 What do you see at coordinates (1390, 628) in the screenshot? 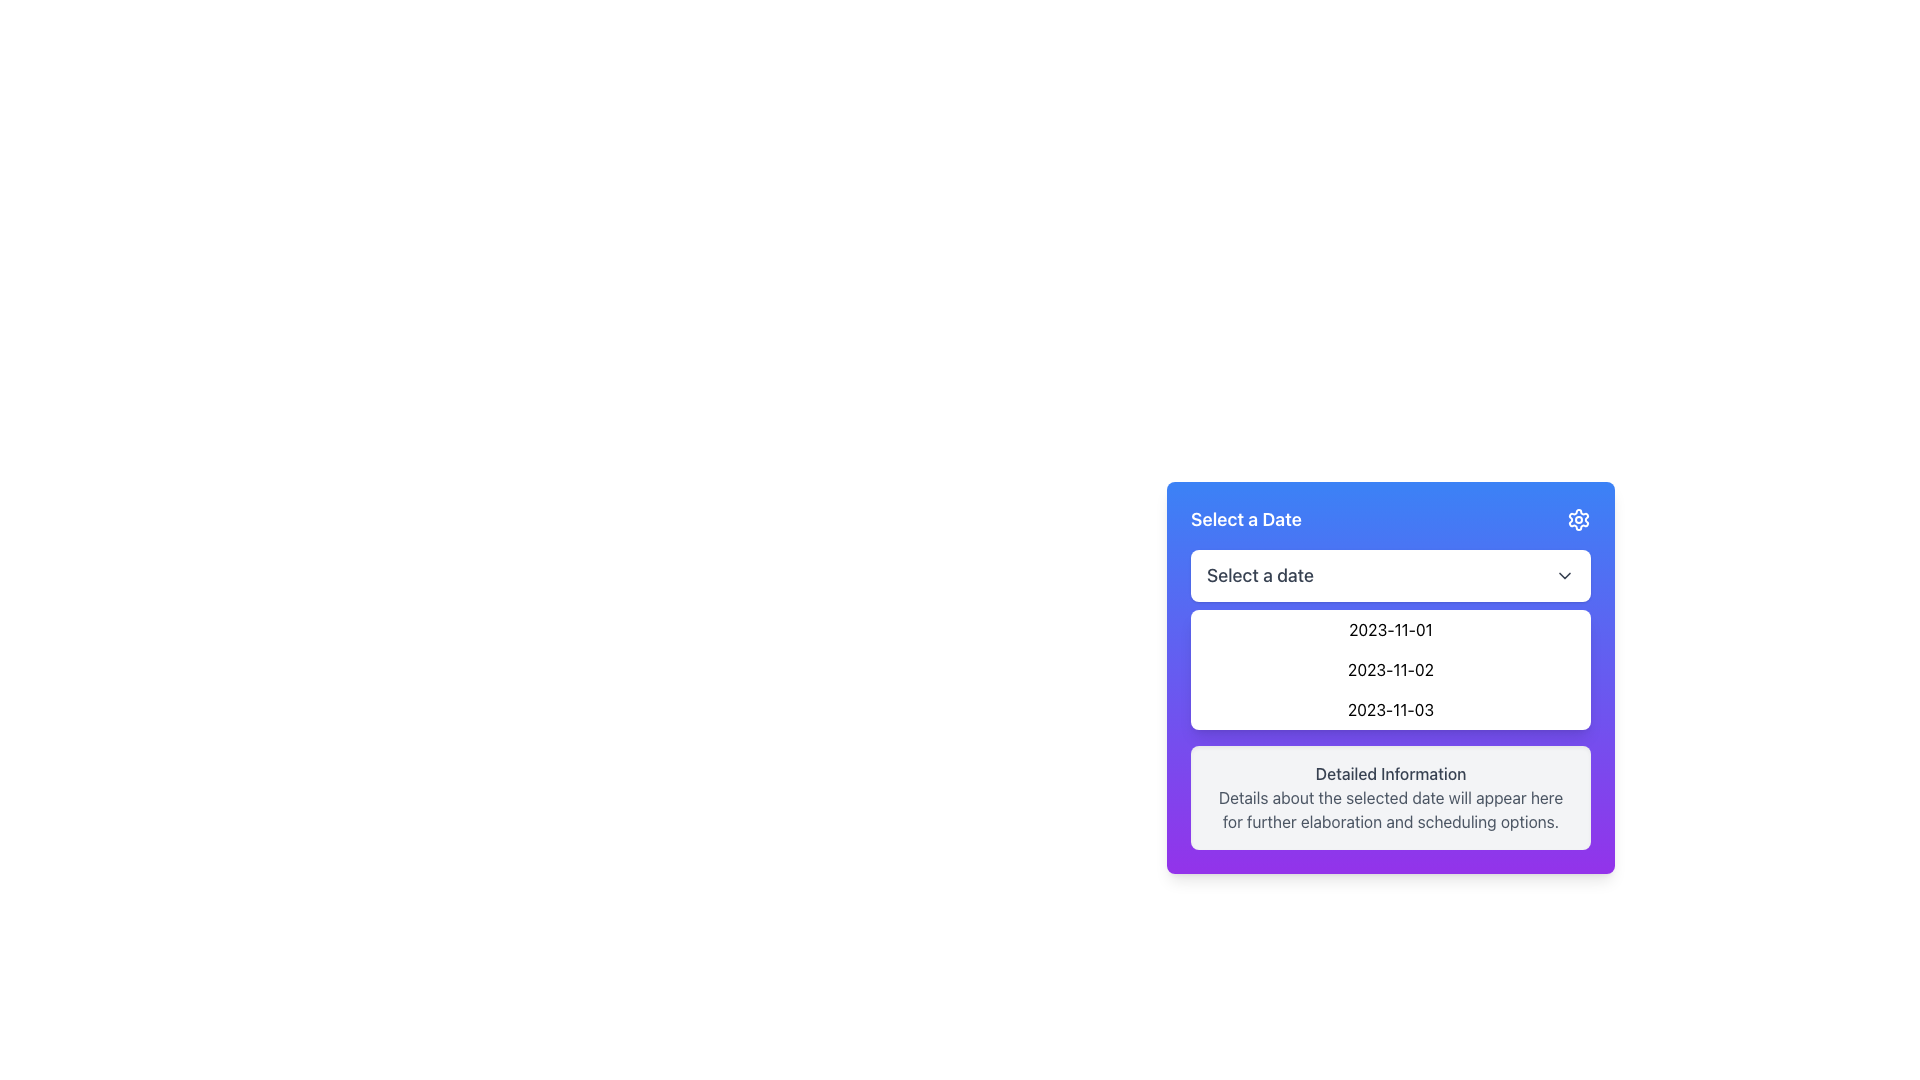
I see `the clickable list item displaying '2023-11-01' to trigger a visual change in the background color` at bounding box center [1390, 628].